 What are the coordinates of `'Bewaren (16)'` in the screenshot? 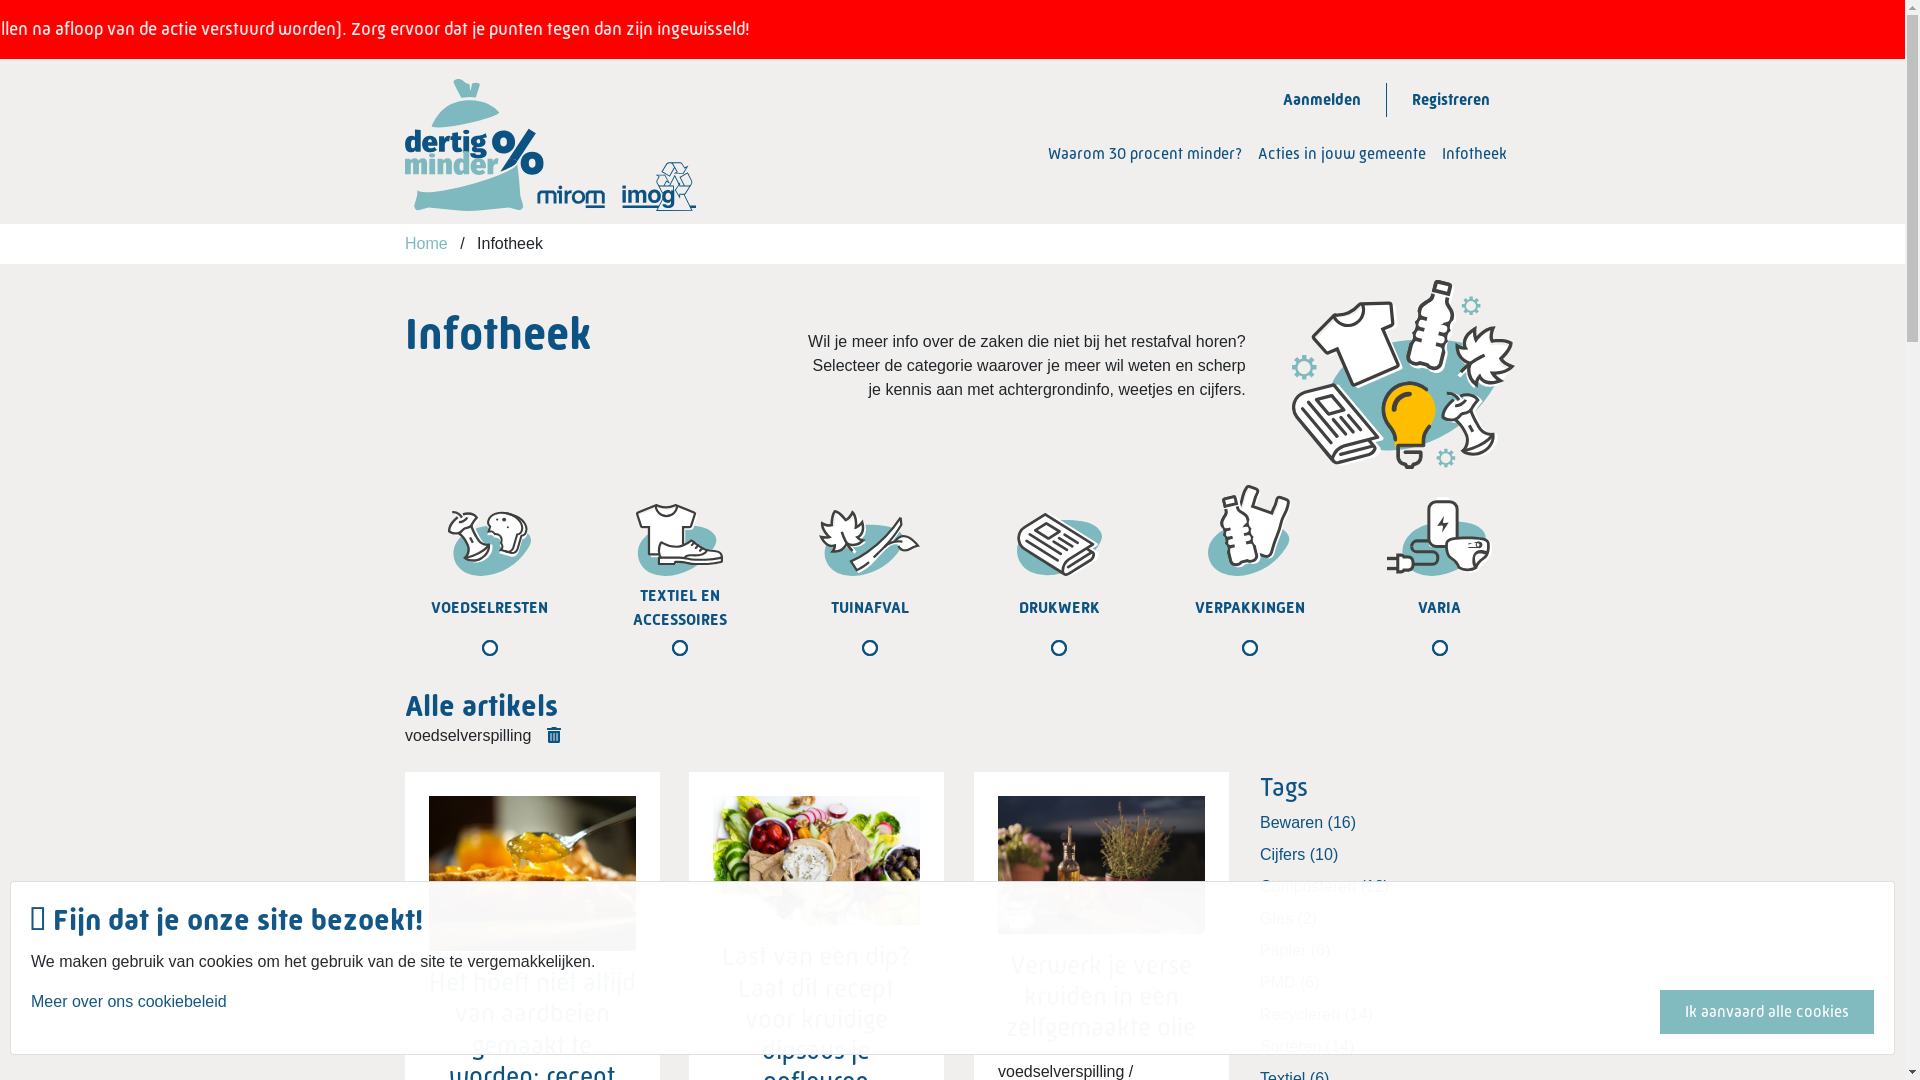 It's located at (1386, 822).